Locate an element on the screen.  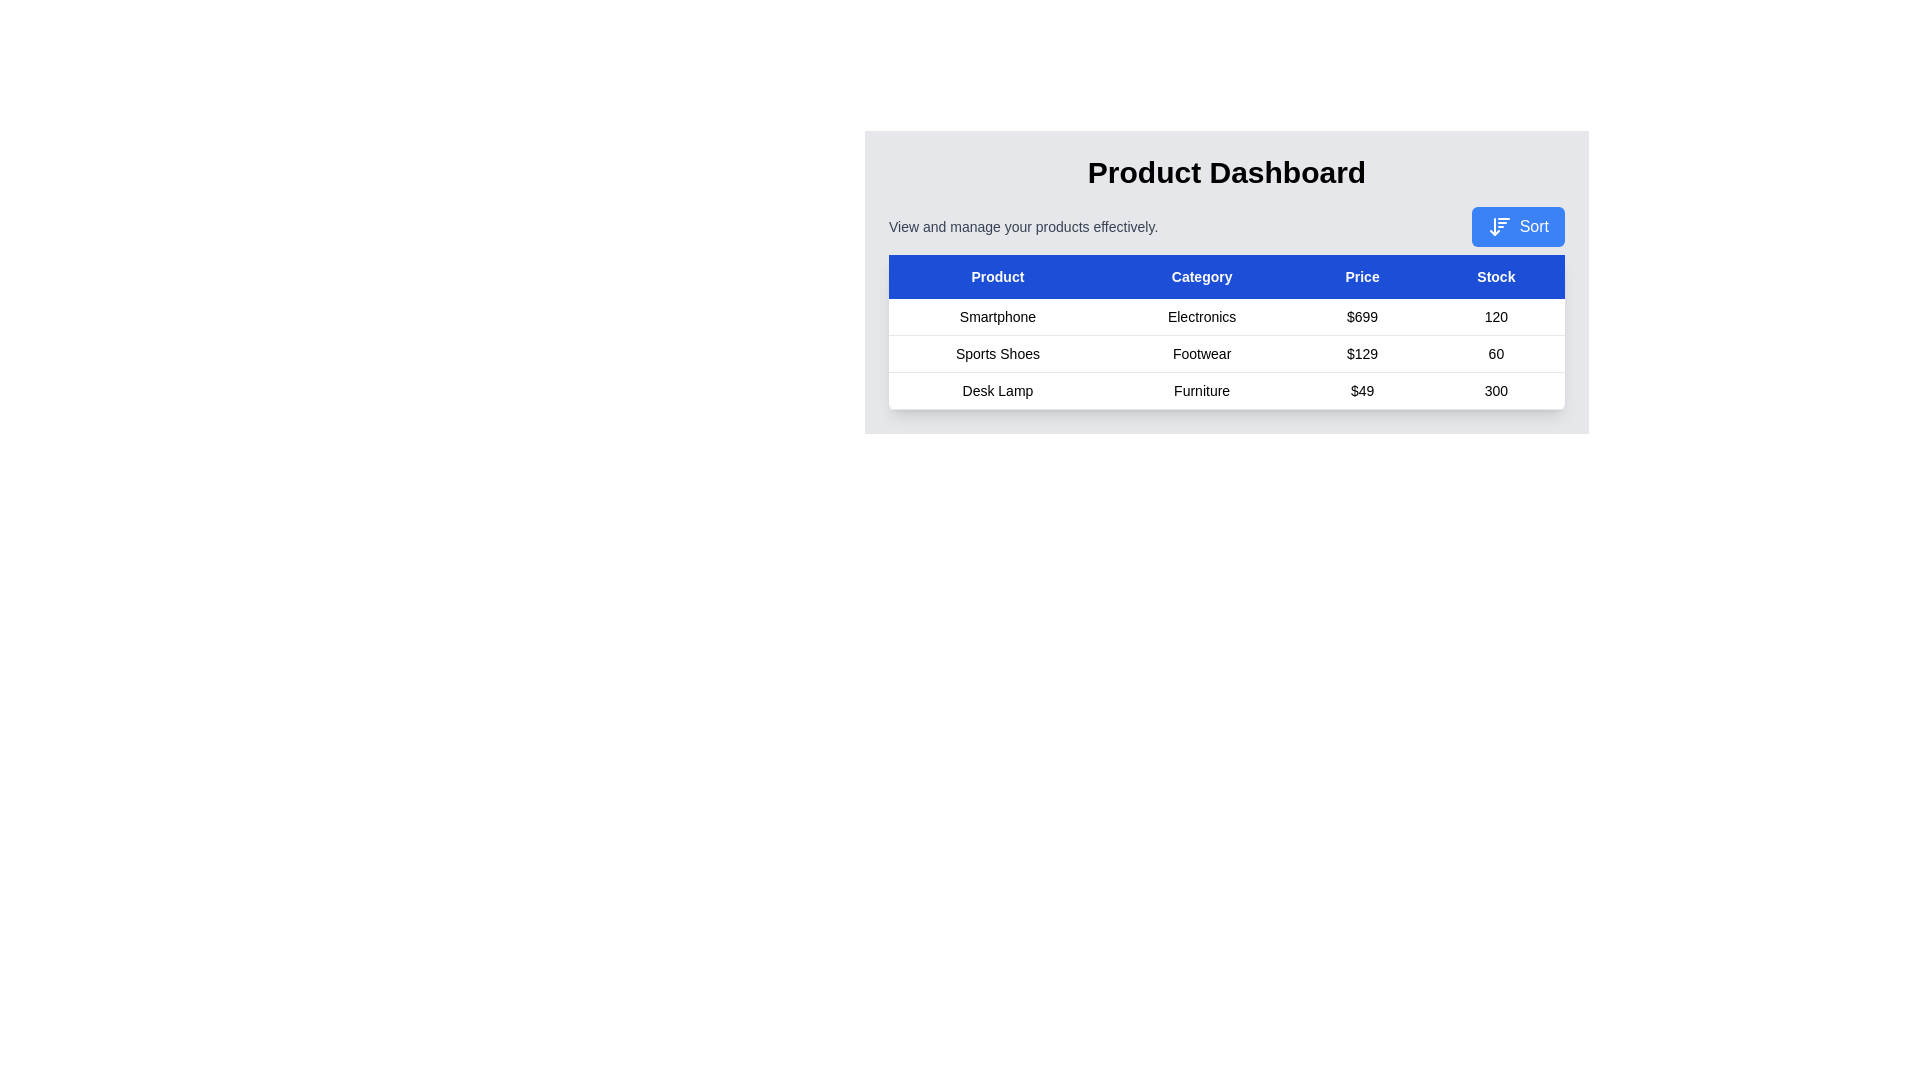
the Price table header to sort the table by that column is located at coordinates (1361, 277).